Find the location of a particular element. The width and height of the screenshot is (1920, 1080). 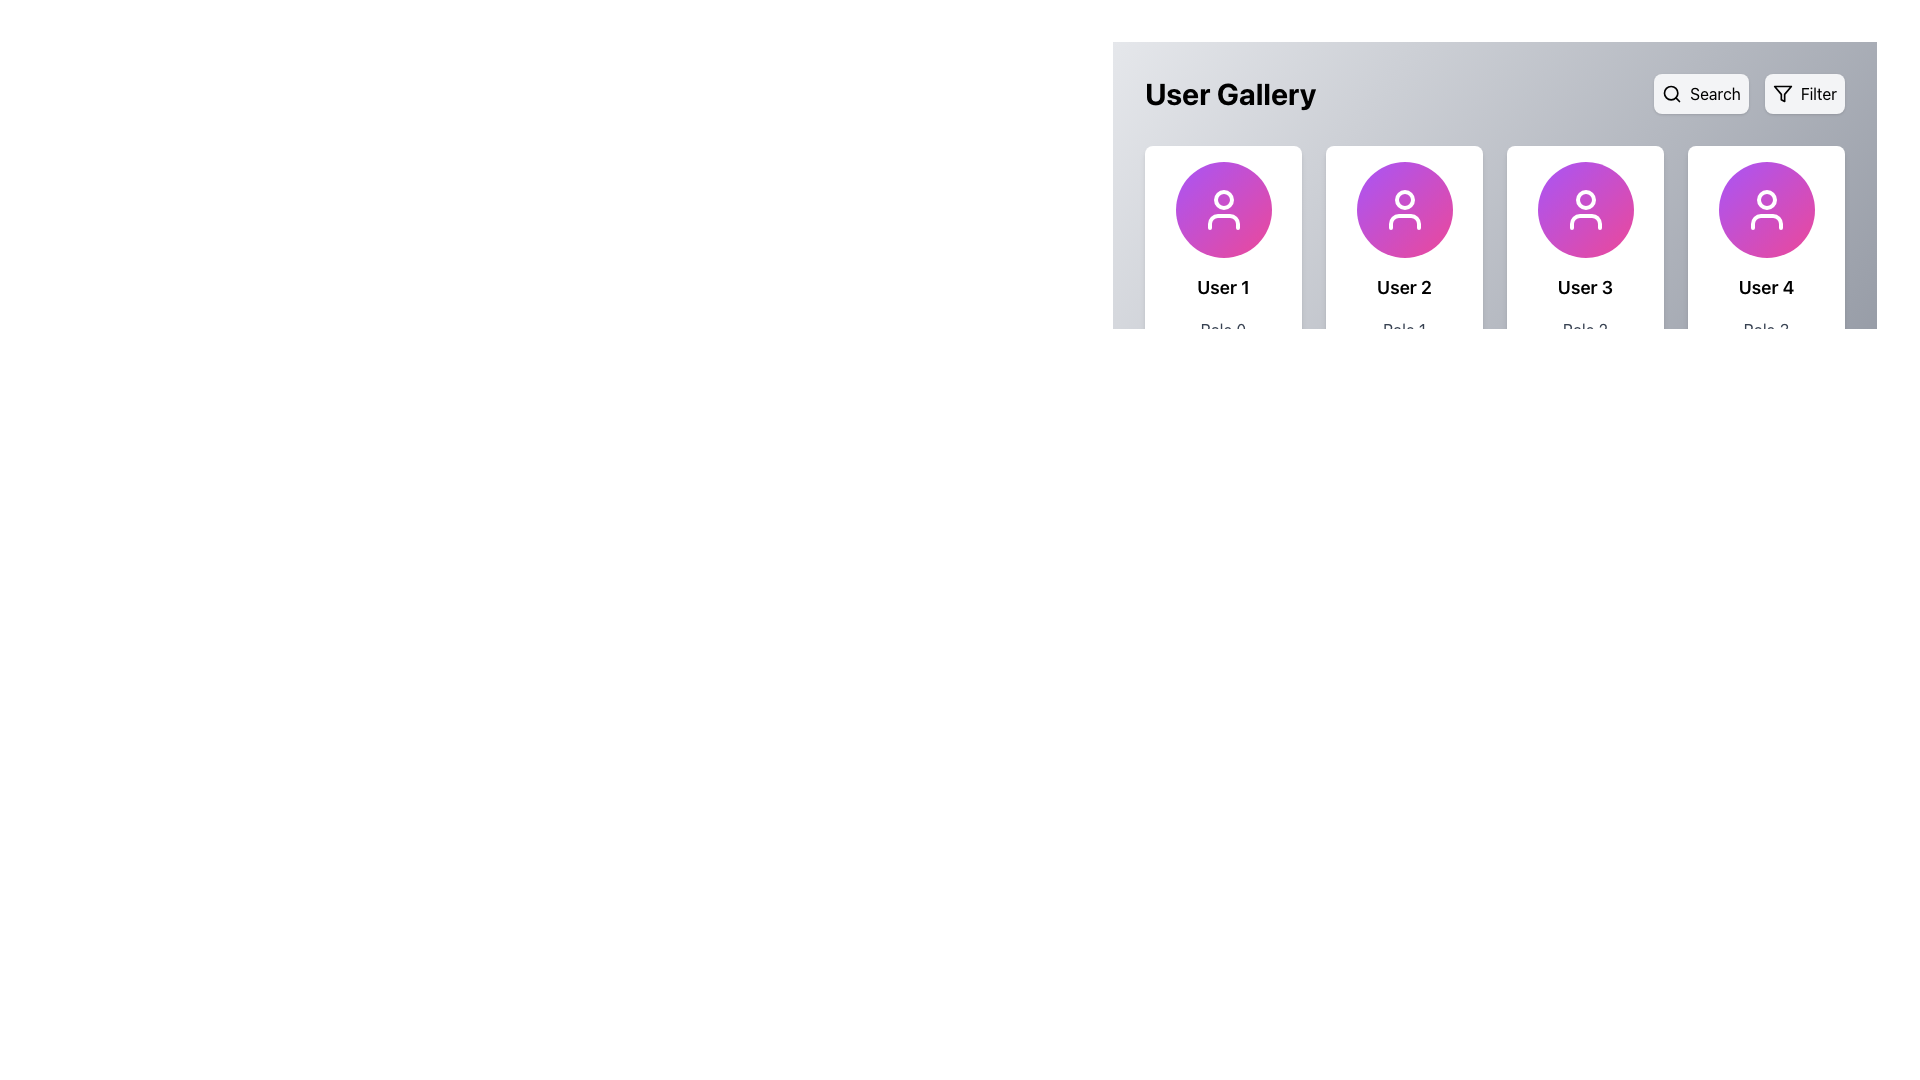

the user identification icon for 'User 2' is located at coordinates (1403, 209).